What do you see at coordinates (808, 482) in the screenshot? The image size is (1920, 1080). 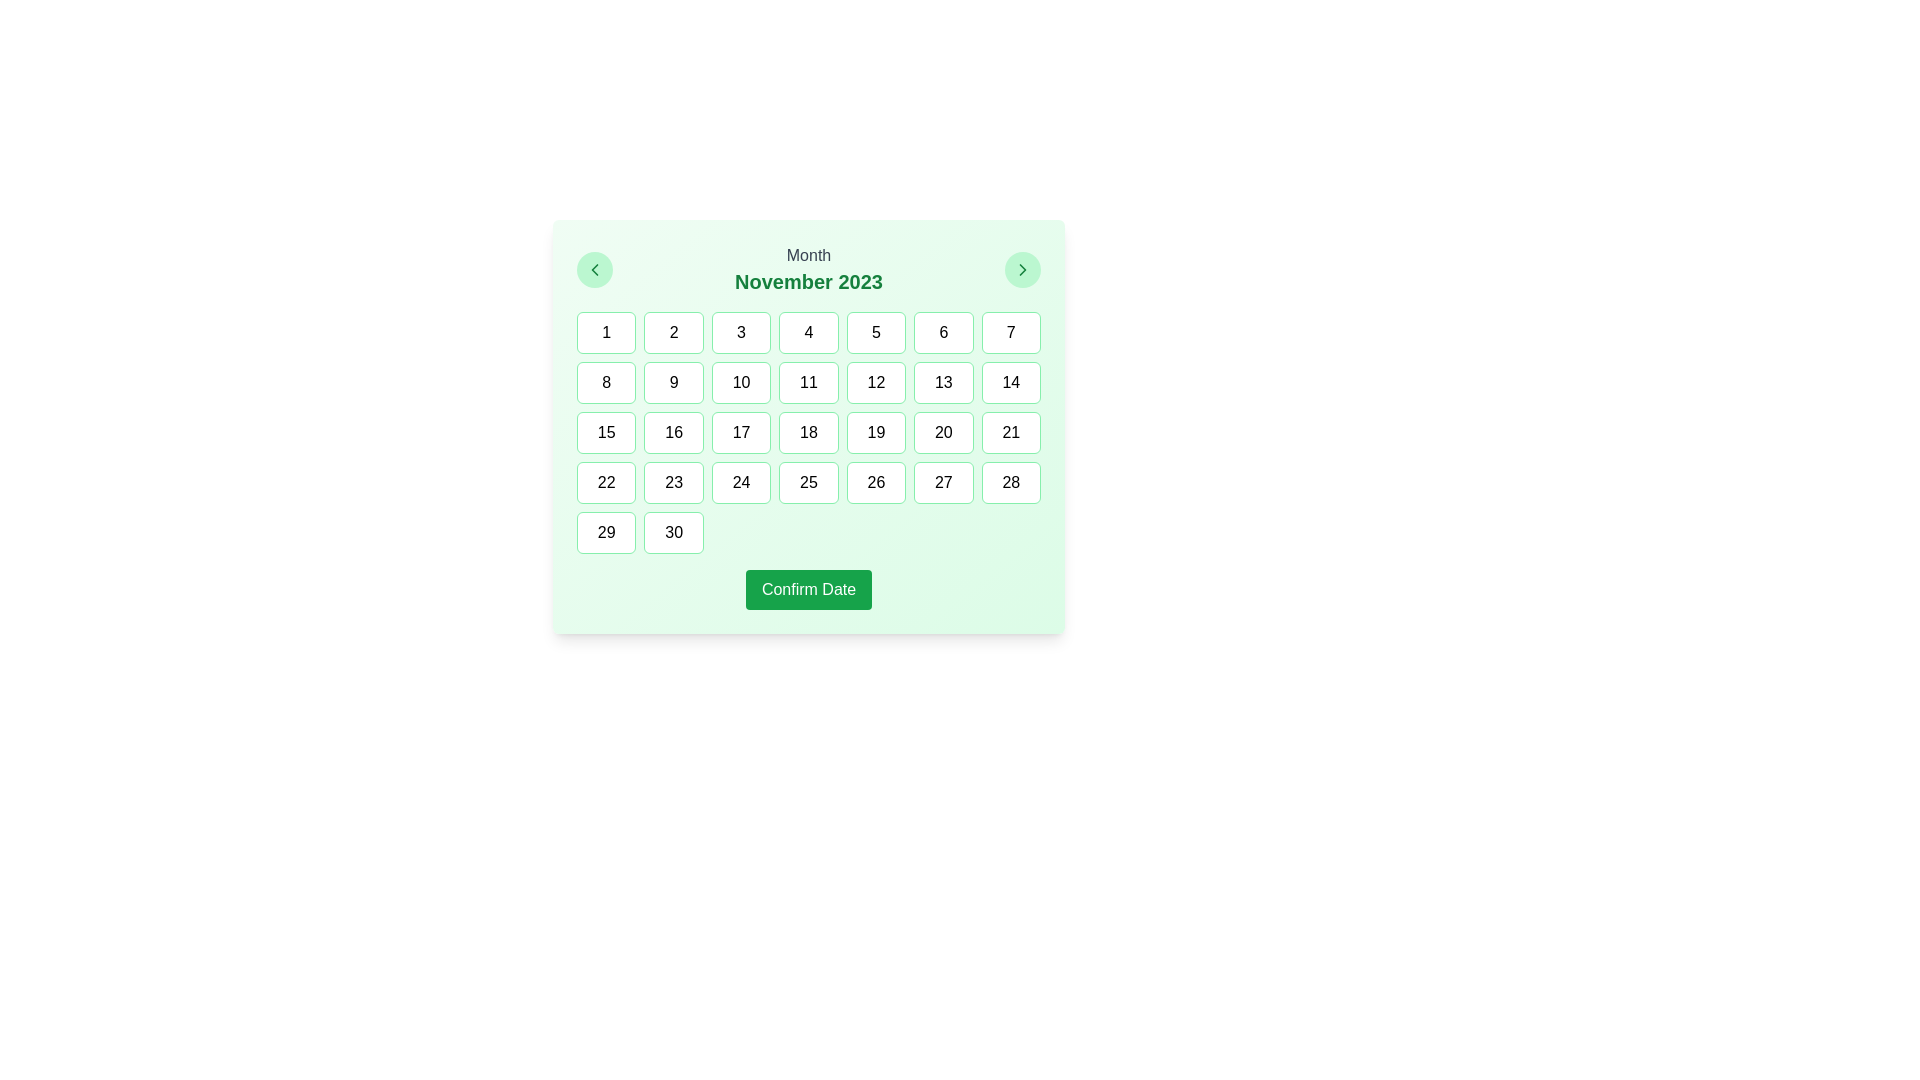 I see `the selectable day button representing the 25th day in the calendar for November 2023 to trigger a style change` at bounding box center [808, 482].